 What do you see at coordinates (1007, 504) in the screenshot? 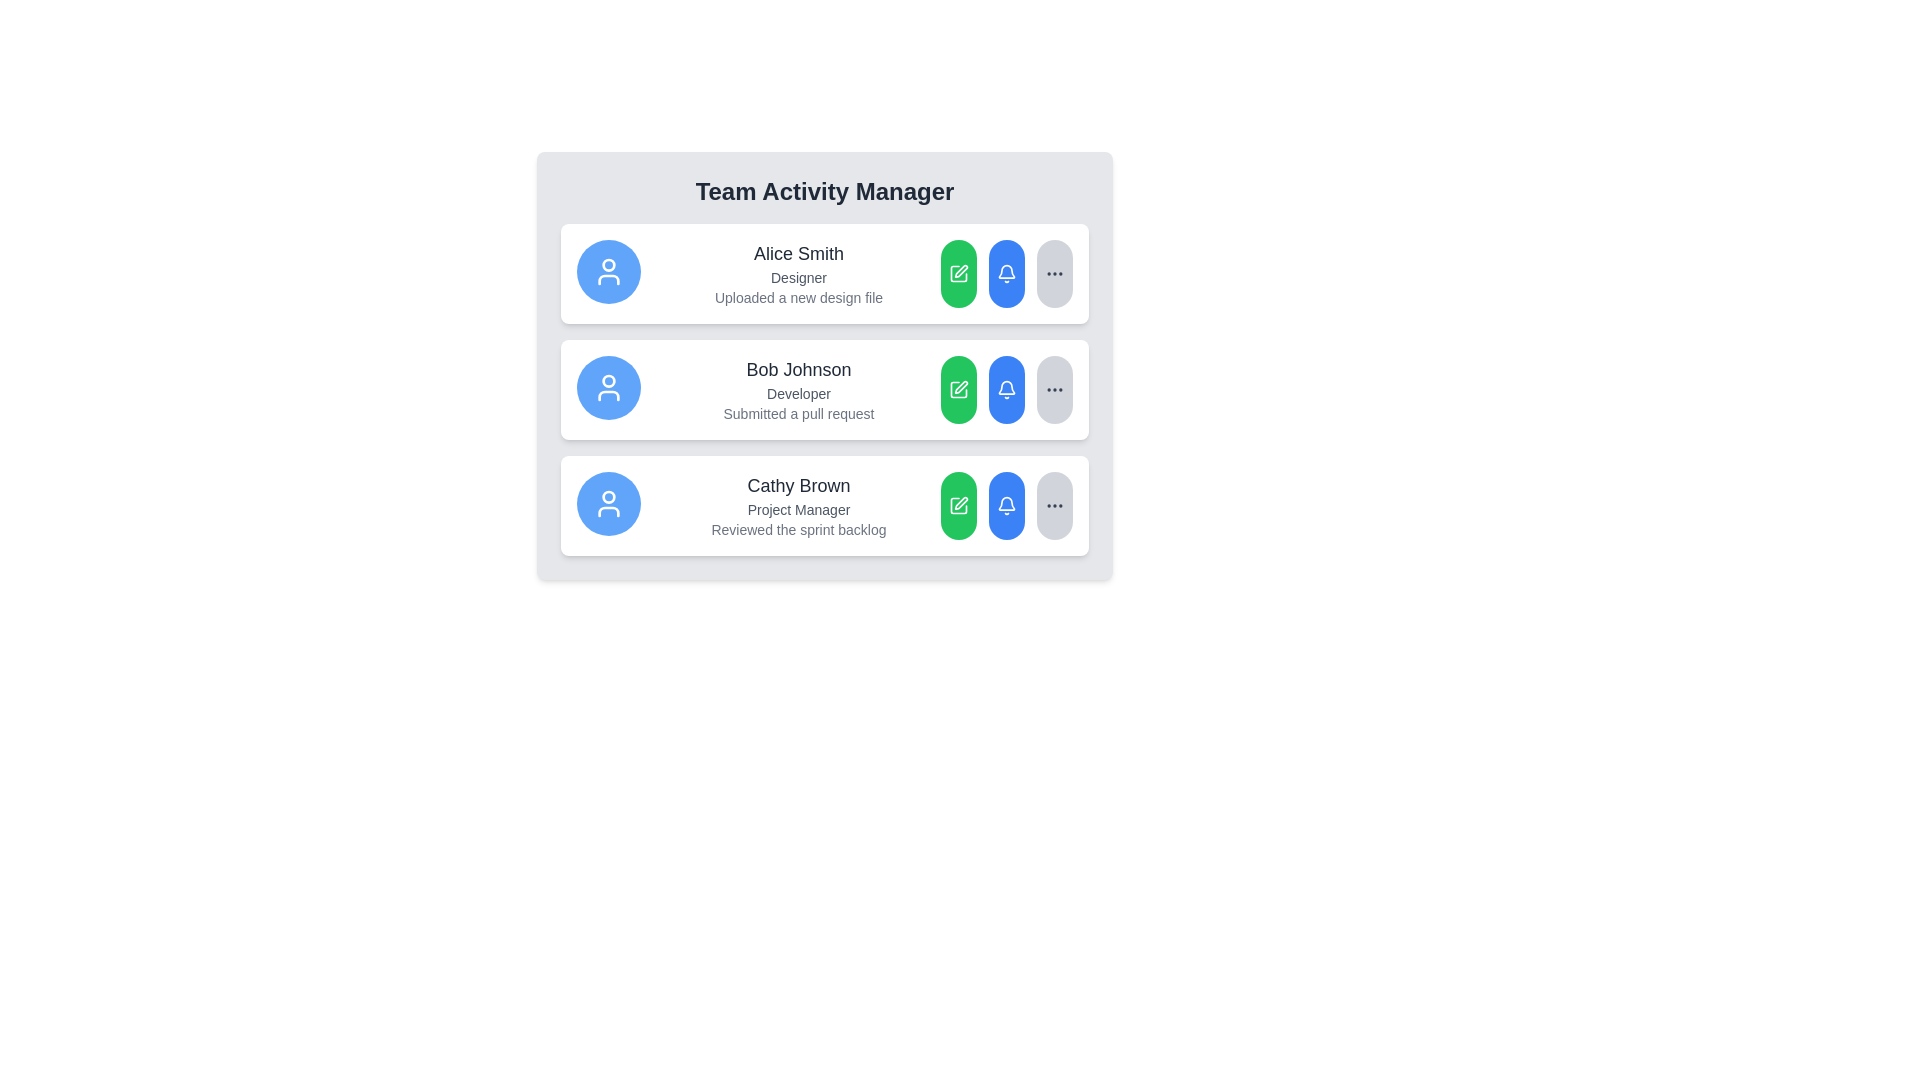
I see `the notification bell icon button associated with Bob Johnson, the Developer` at bounding box center [1007, 504].